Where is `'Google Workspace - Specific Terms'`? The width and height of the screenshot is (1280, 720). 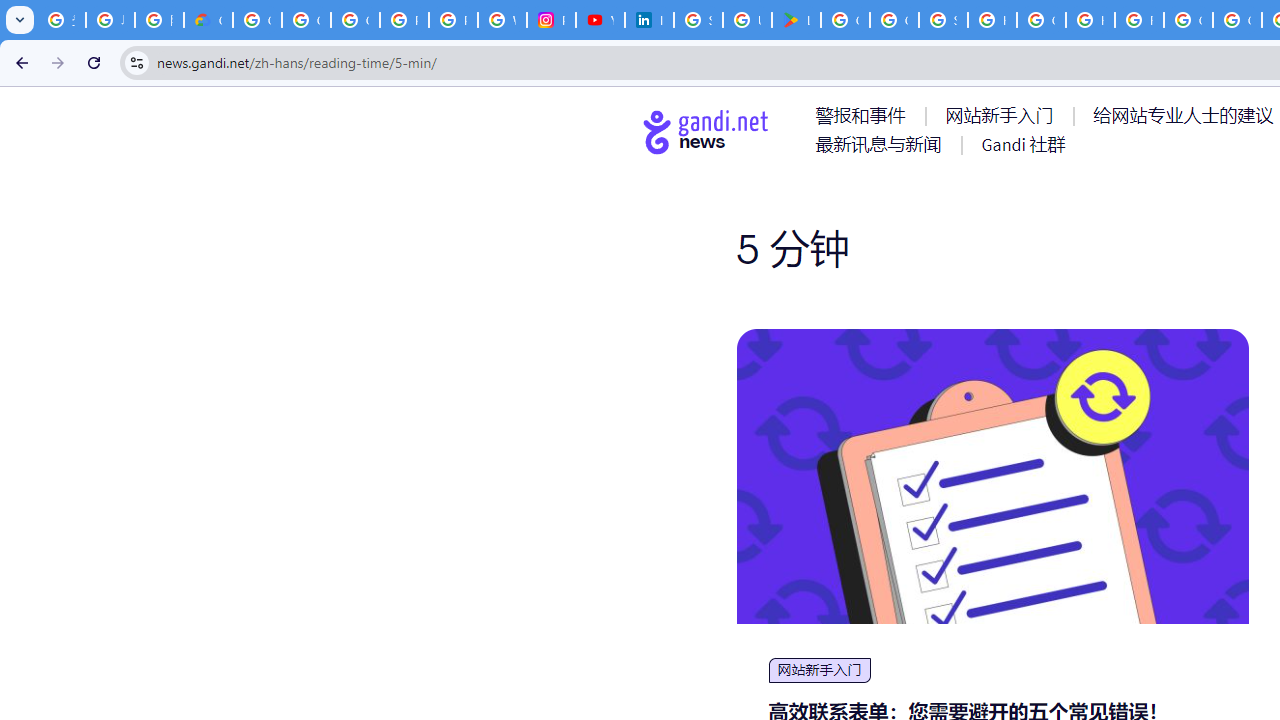 'Google Workspace - Specific Terms' is located at coordinates (893, 20).